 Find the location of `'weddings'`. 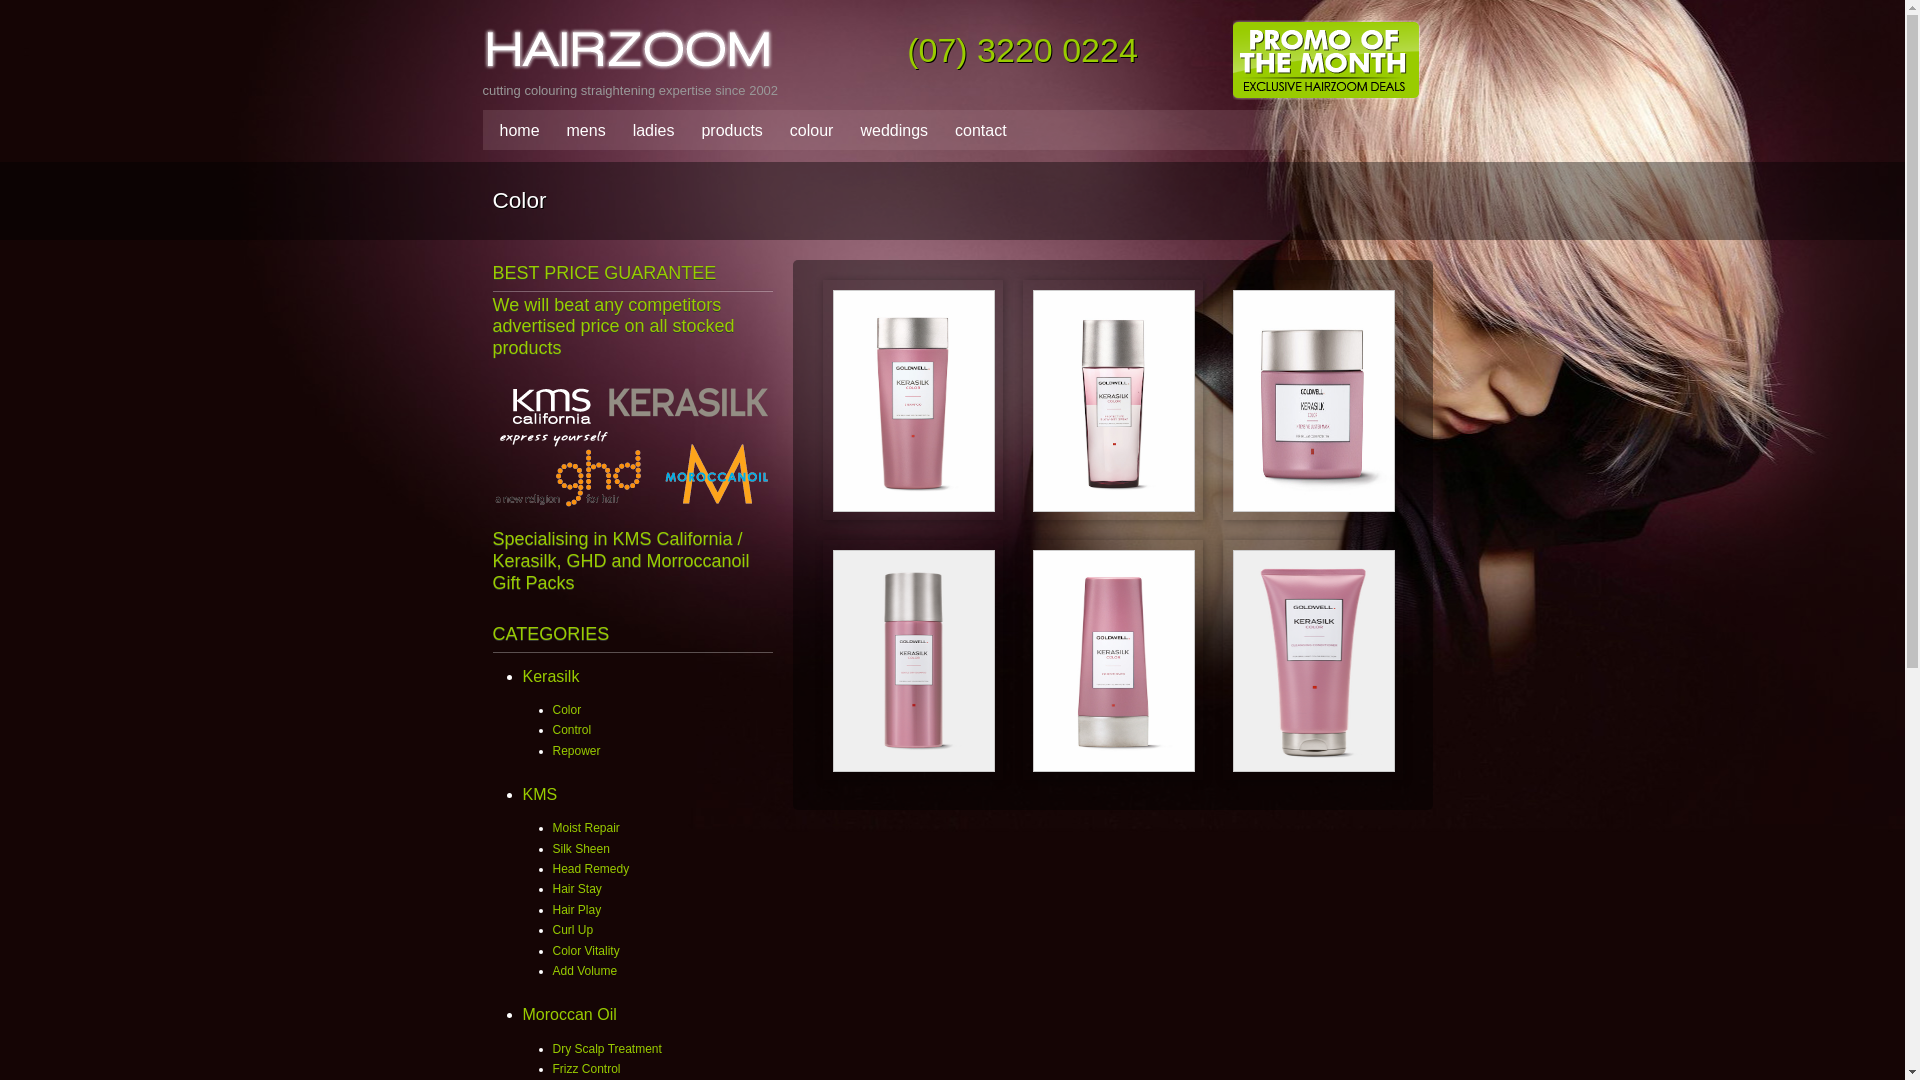

'weddings' is located at coordinates (887, 131).